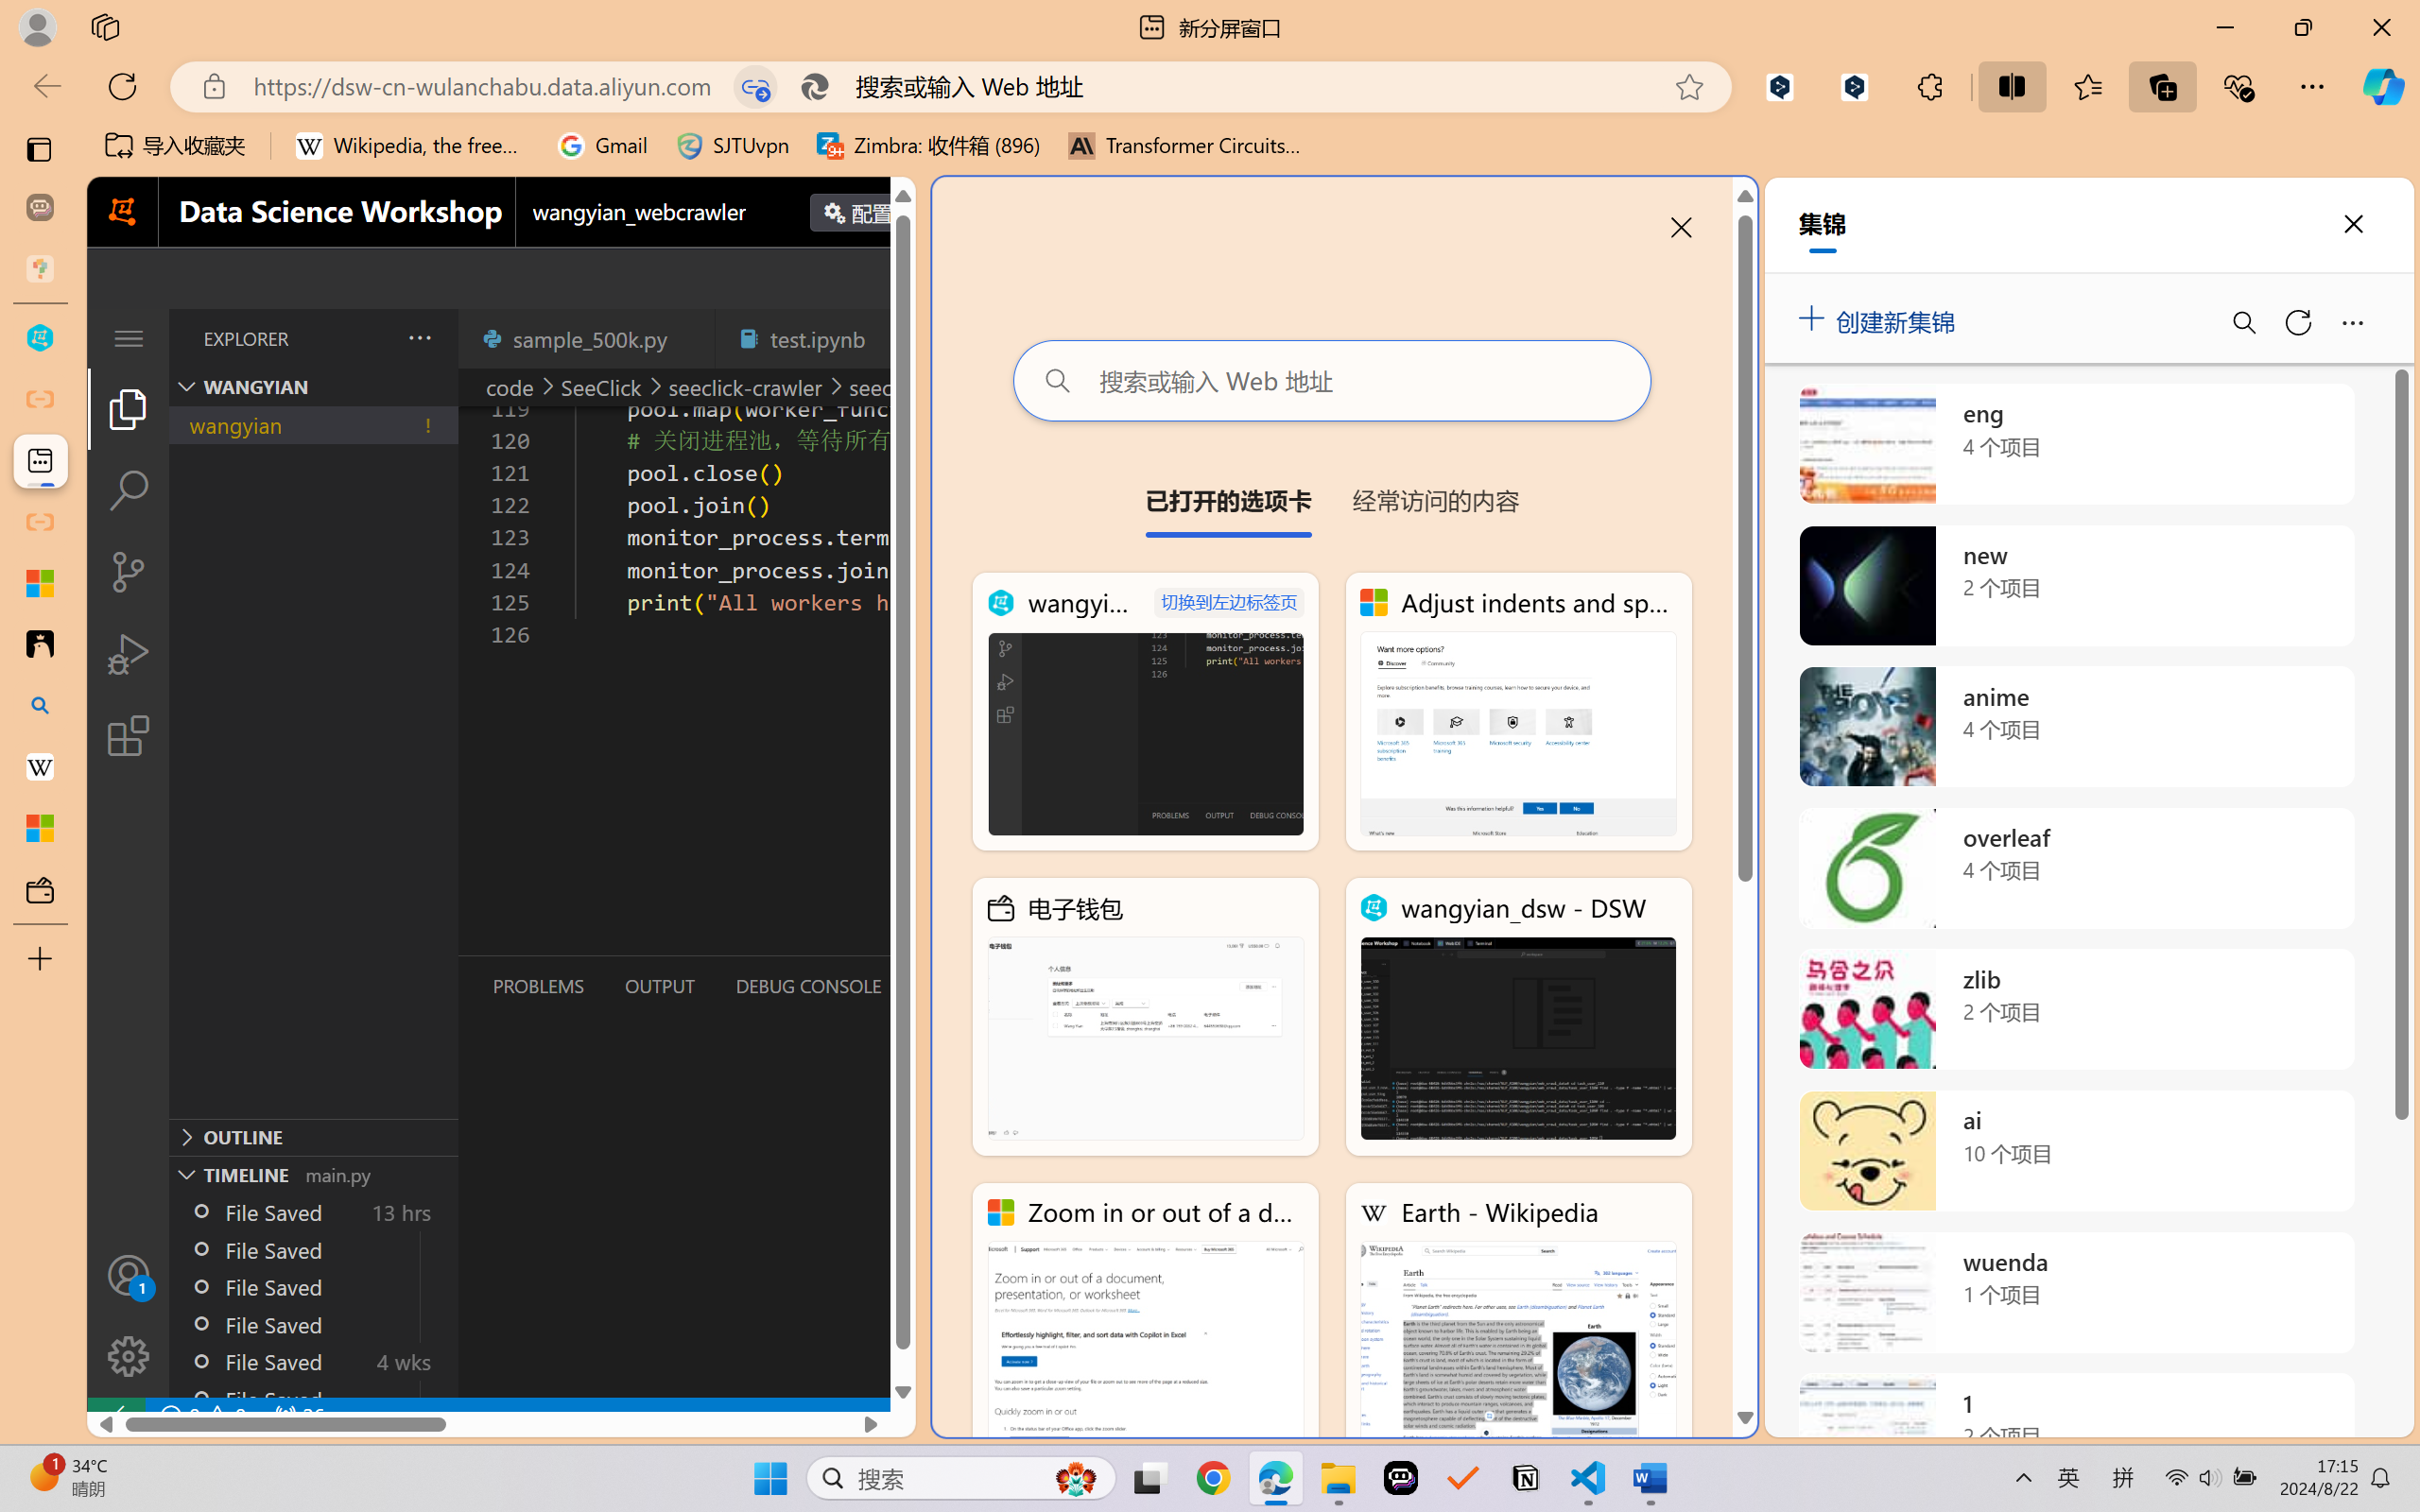  Describe the element at coordinates (127, 572) in the screenshot. I see `'Source Control (Ctrl+Shift+G)'` at that location.